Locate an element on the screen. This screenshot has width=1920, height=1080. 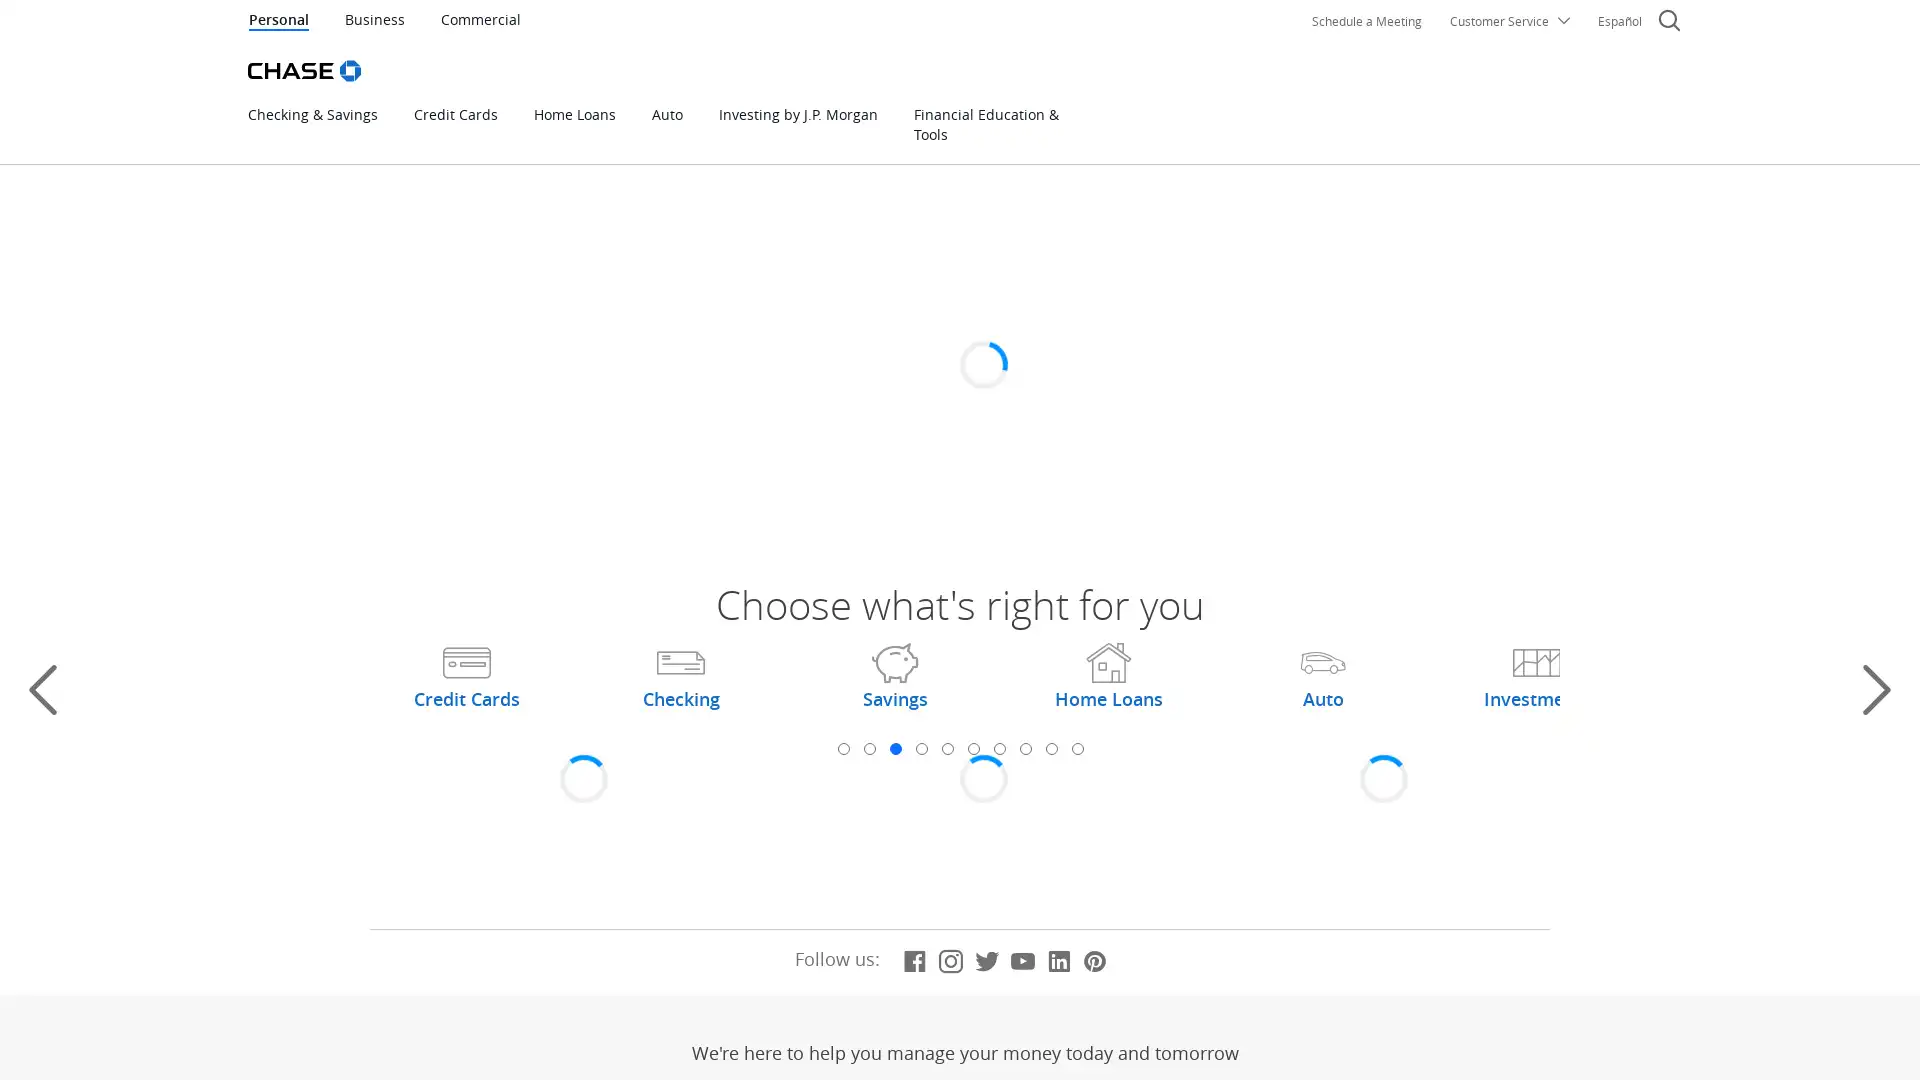
Slide 6 of 10 is located at coordinates (973, 748).